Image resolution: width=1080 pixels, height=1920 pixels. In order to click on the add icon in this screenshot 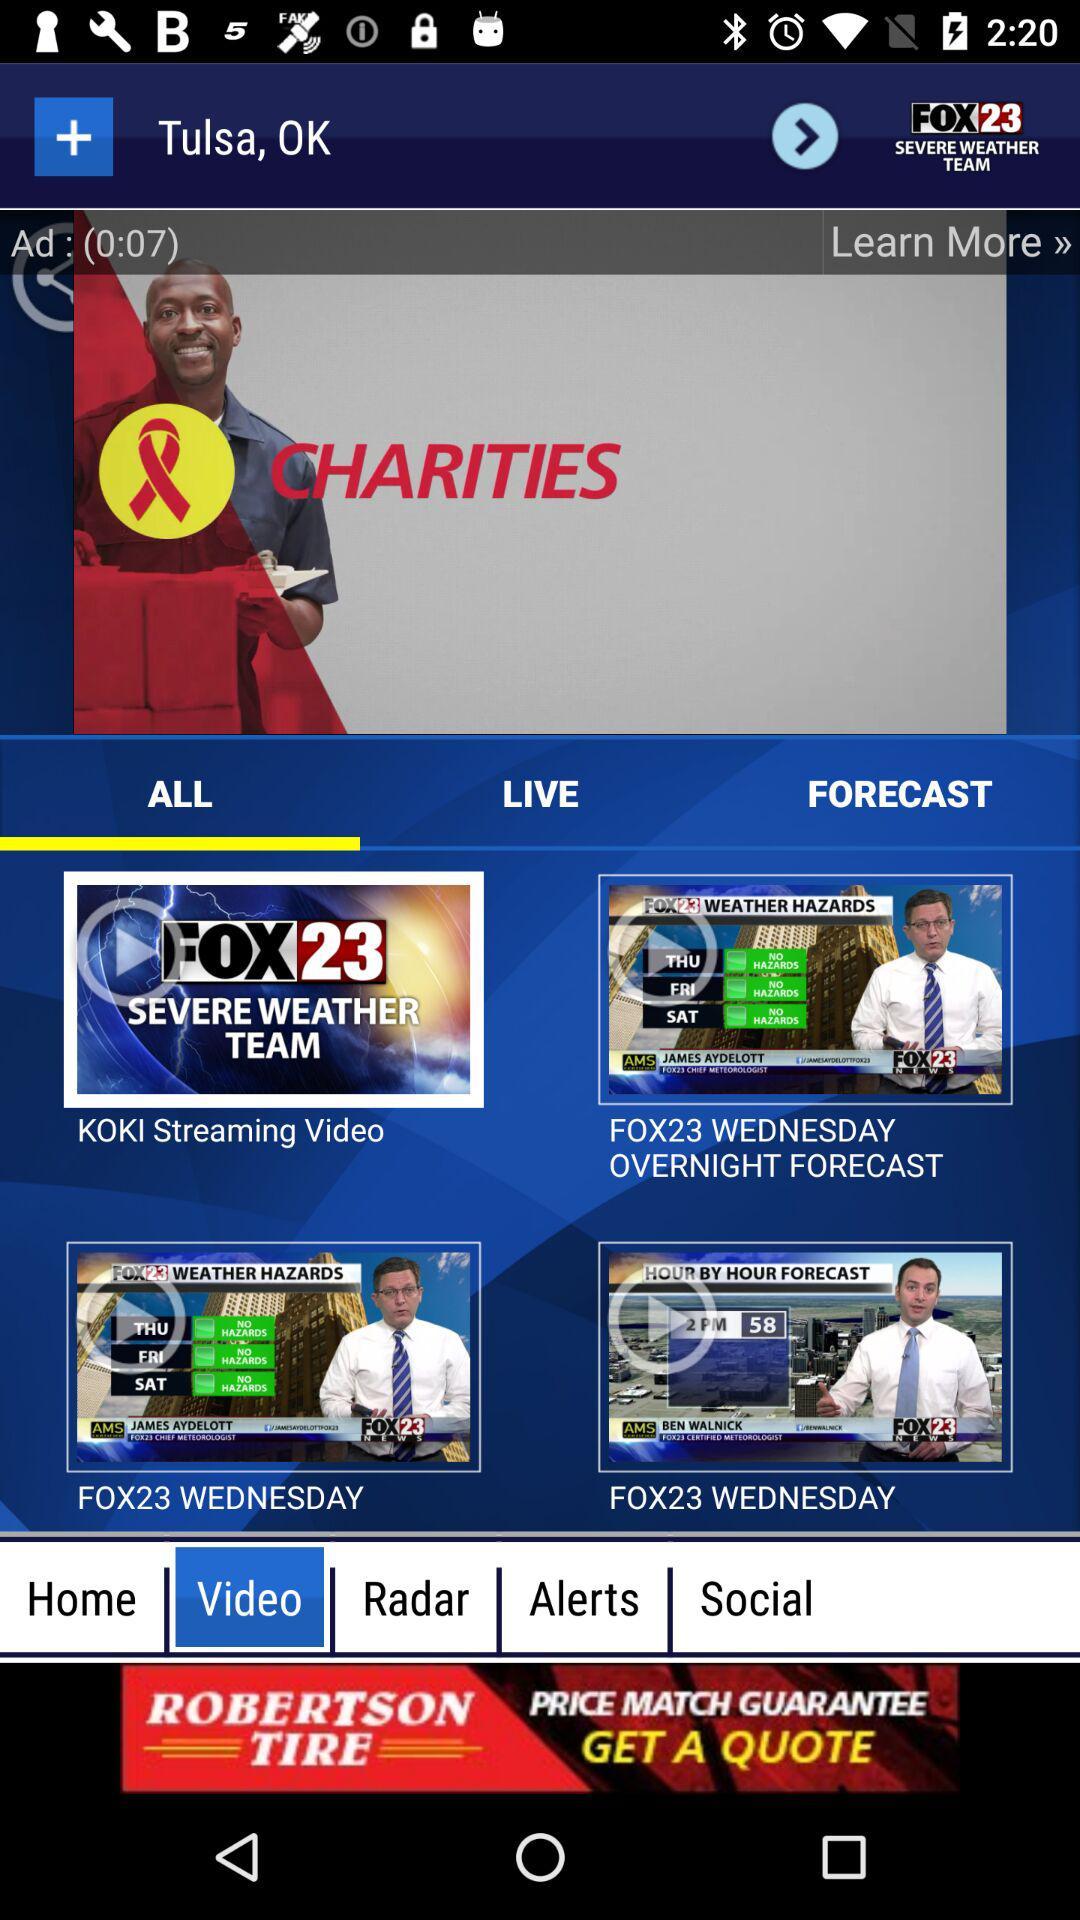, I will do `click(72, 135)`.